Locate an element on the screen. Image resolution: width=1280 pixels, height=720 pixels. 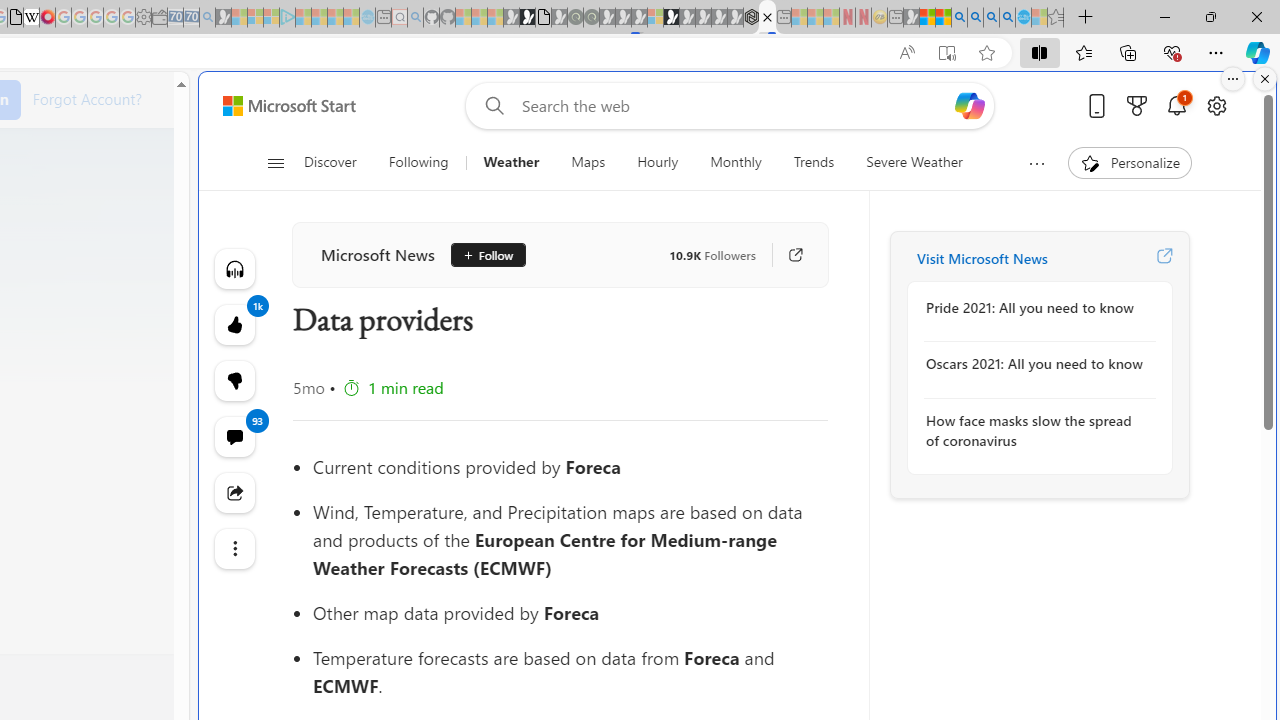
'Play Zoo Boom in your browser | Games from Microsoft Start' is located at coordinates (527, 17).